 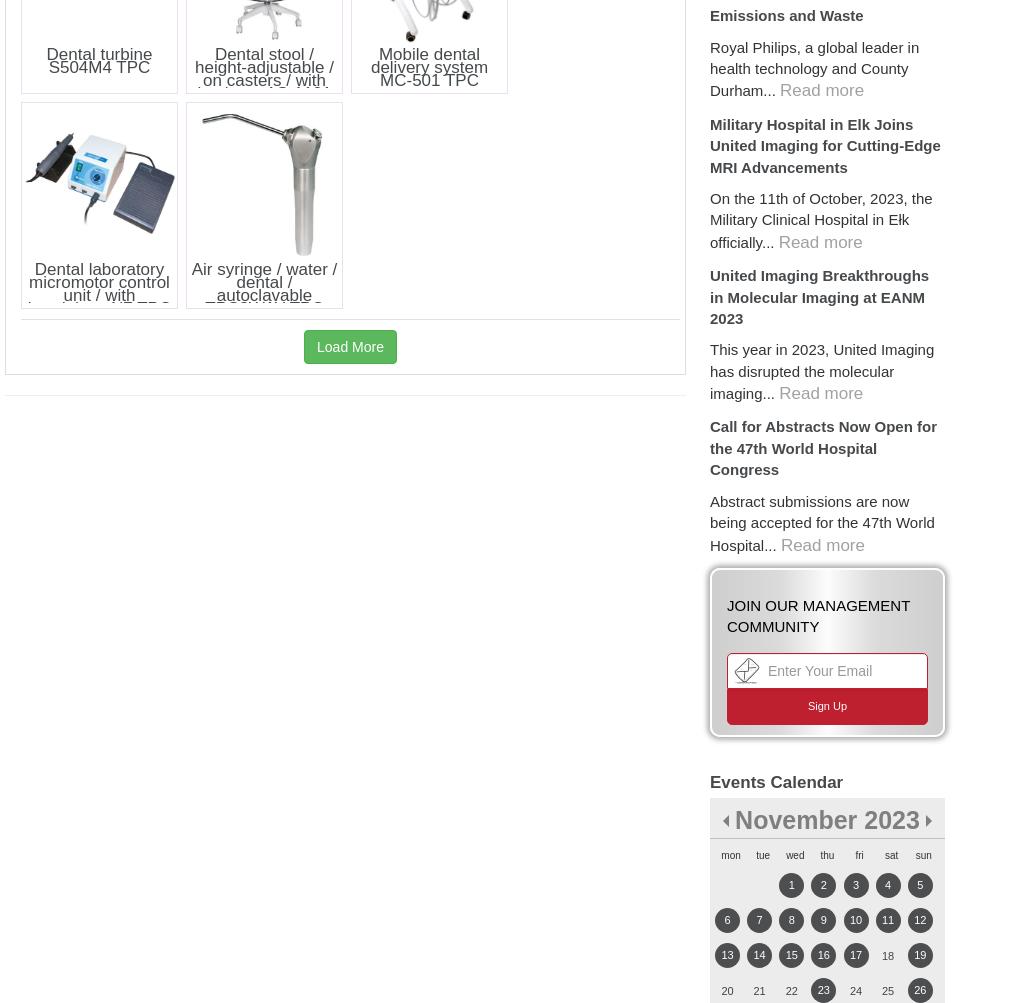 I want to click on 'Dental turbine S504M4 TPC', so click(x=97, y=59).